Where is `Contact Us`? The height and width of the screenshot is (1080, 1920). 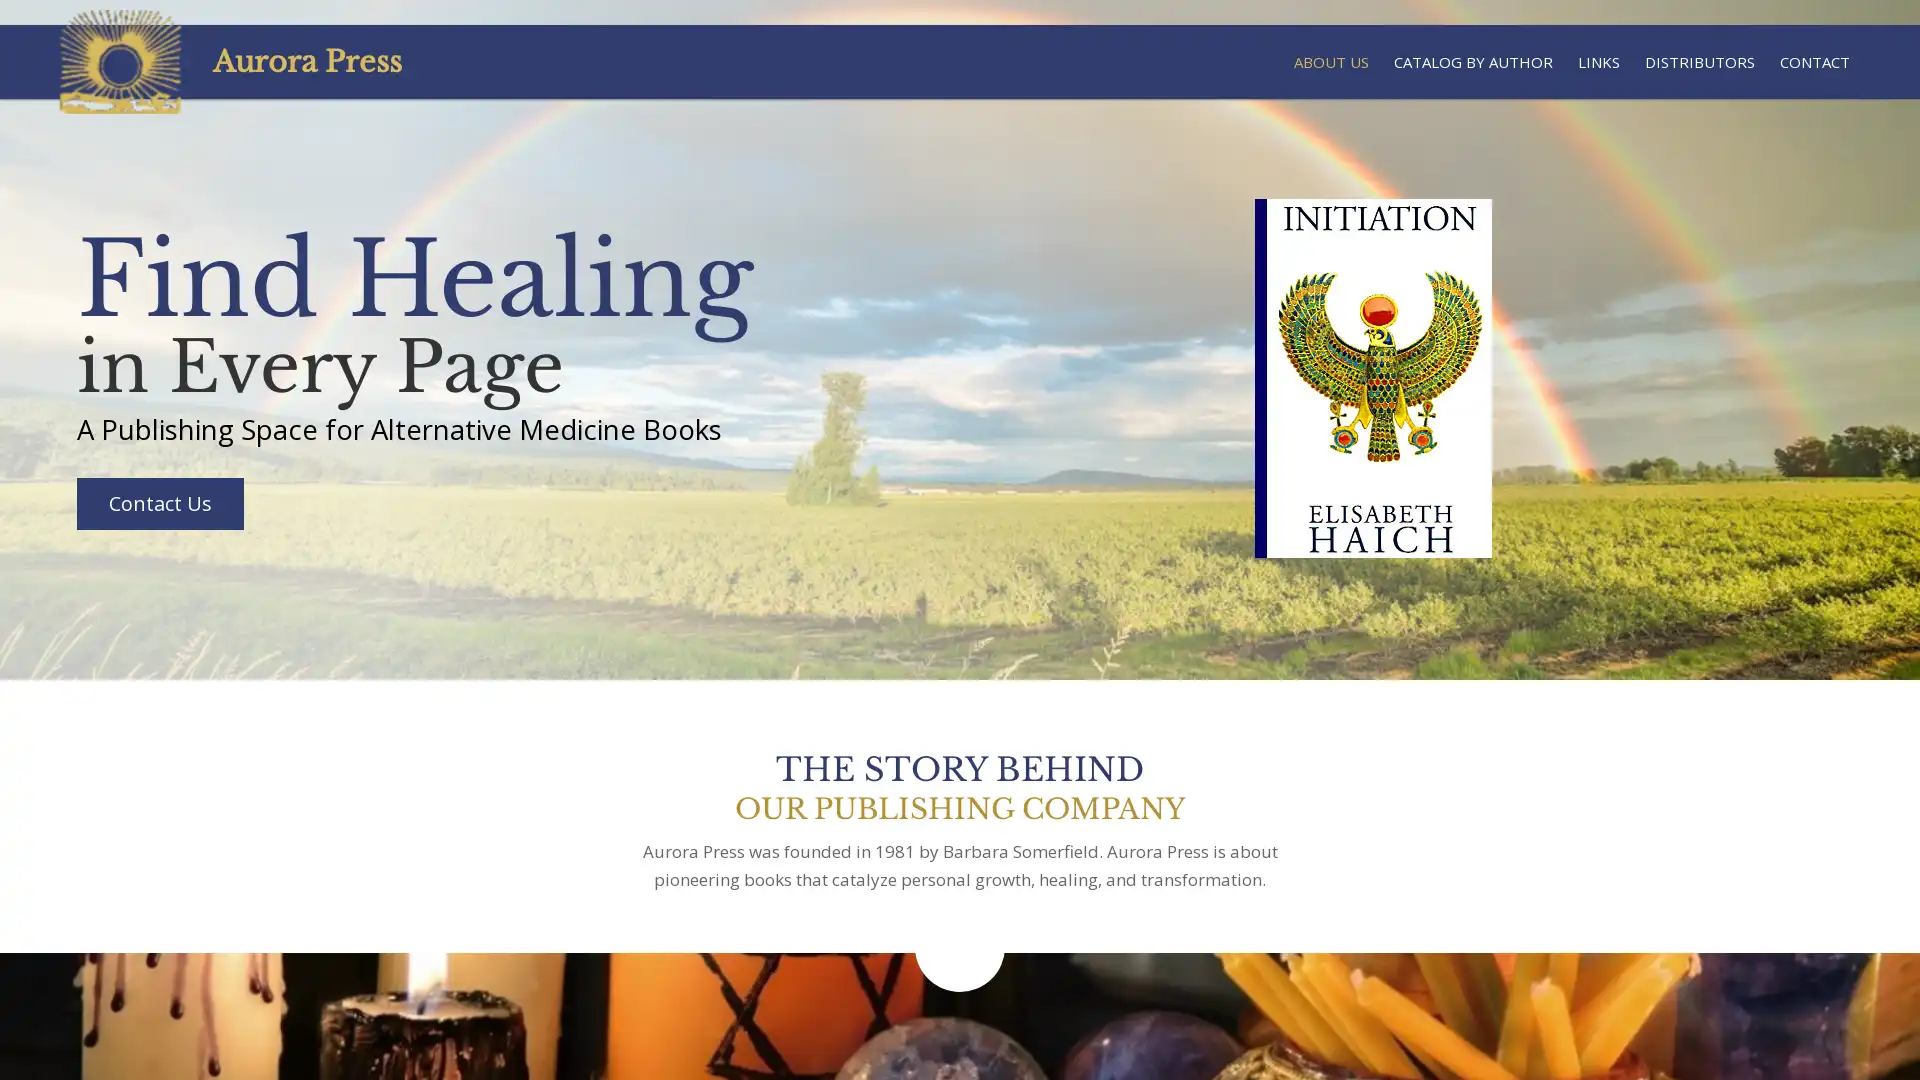
Contact Us is located at coordinates (158, 502).